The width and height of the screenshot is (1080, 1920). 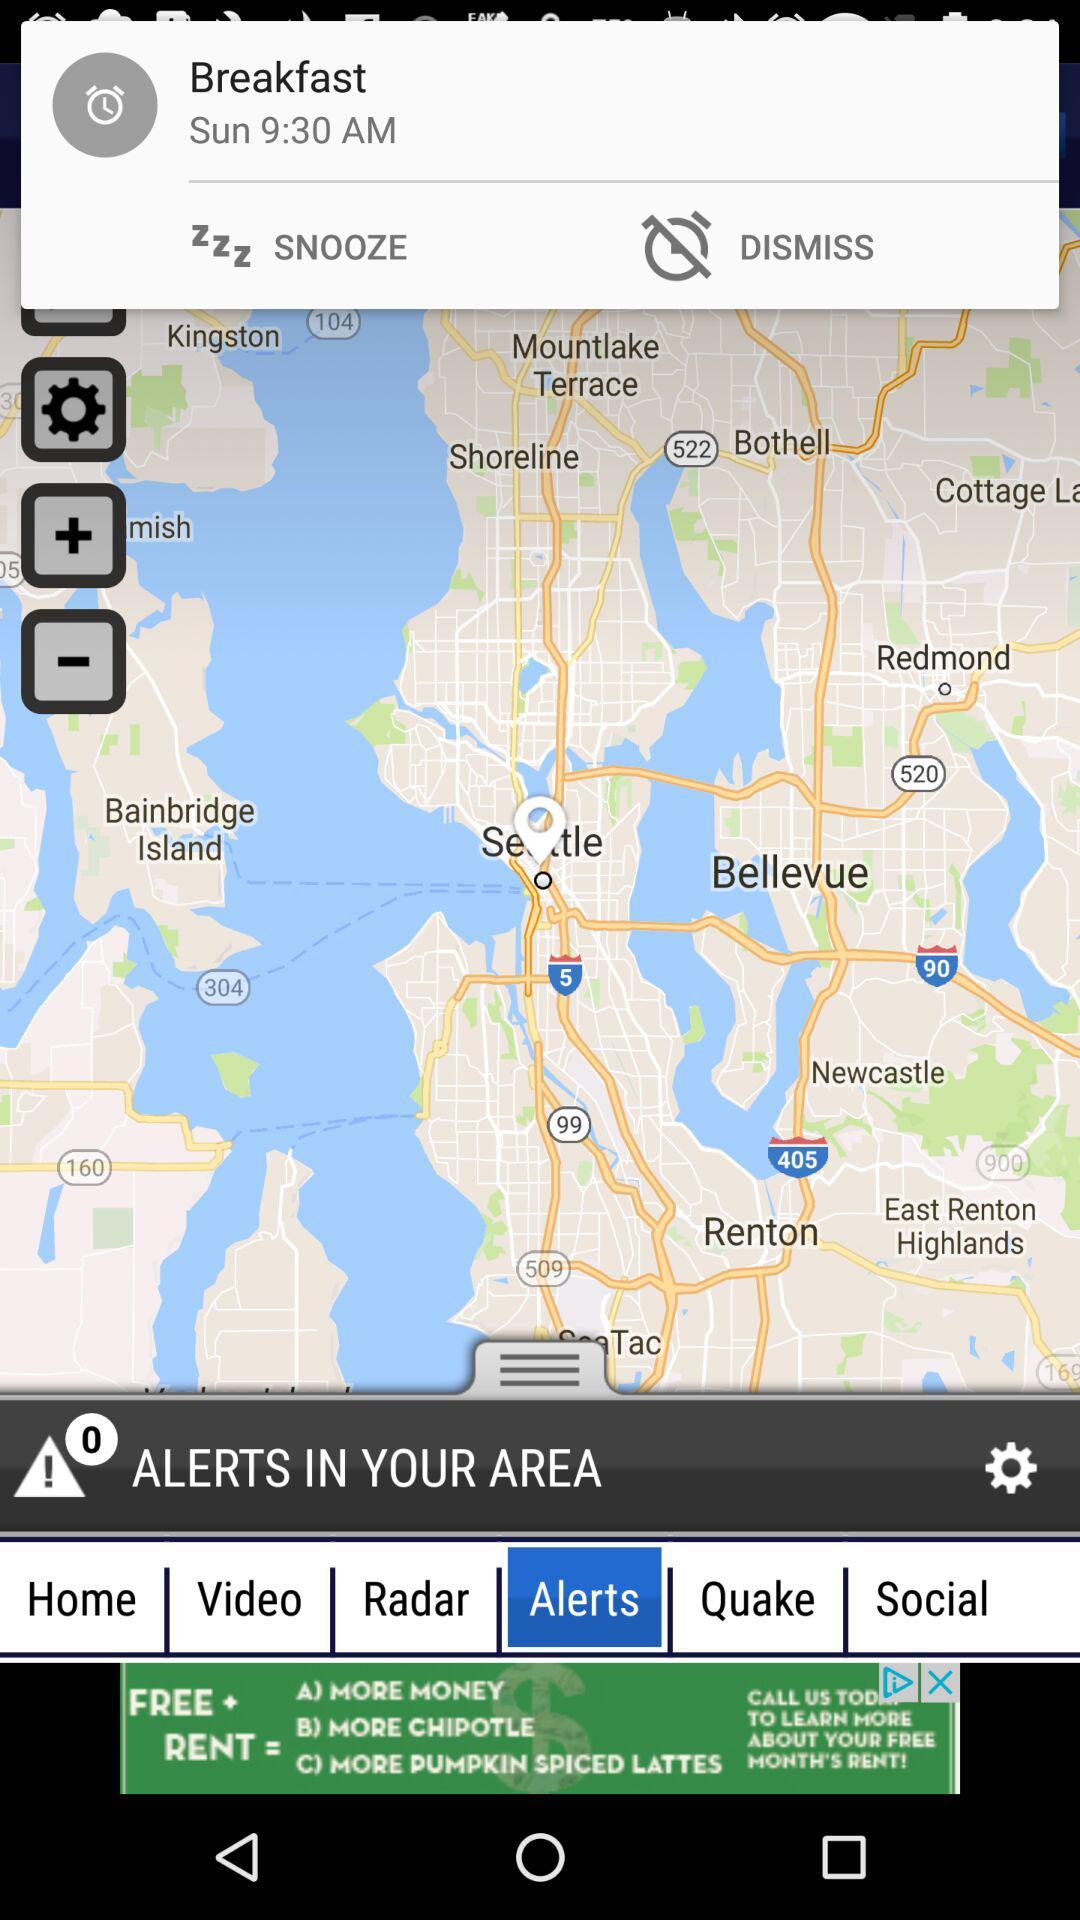 What do you see at coordinates (72, 135) in the screenshot?
I see `the time icon` at bounding box center [72, 135].